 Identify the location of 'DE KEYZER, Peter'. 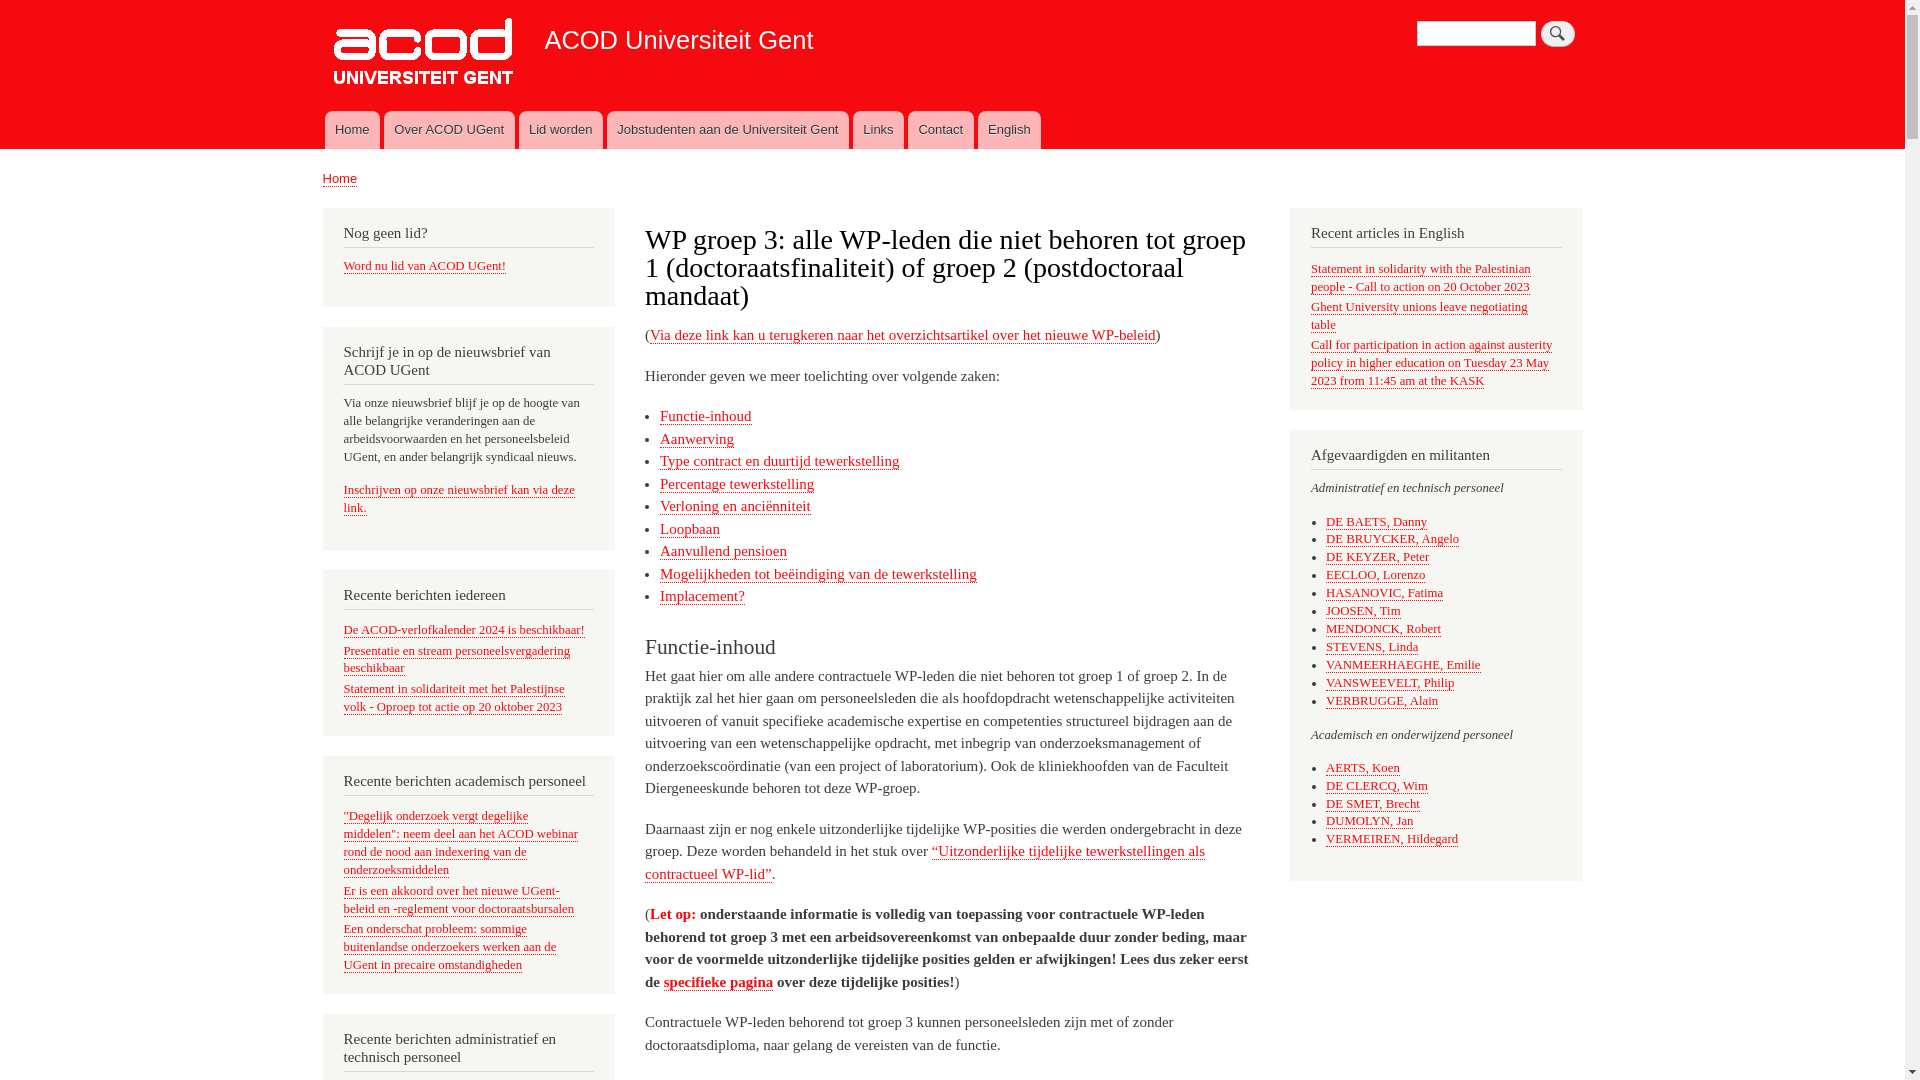
(1376, 557).